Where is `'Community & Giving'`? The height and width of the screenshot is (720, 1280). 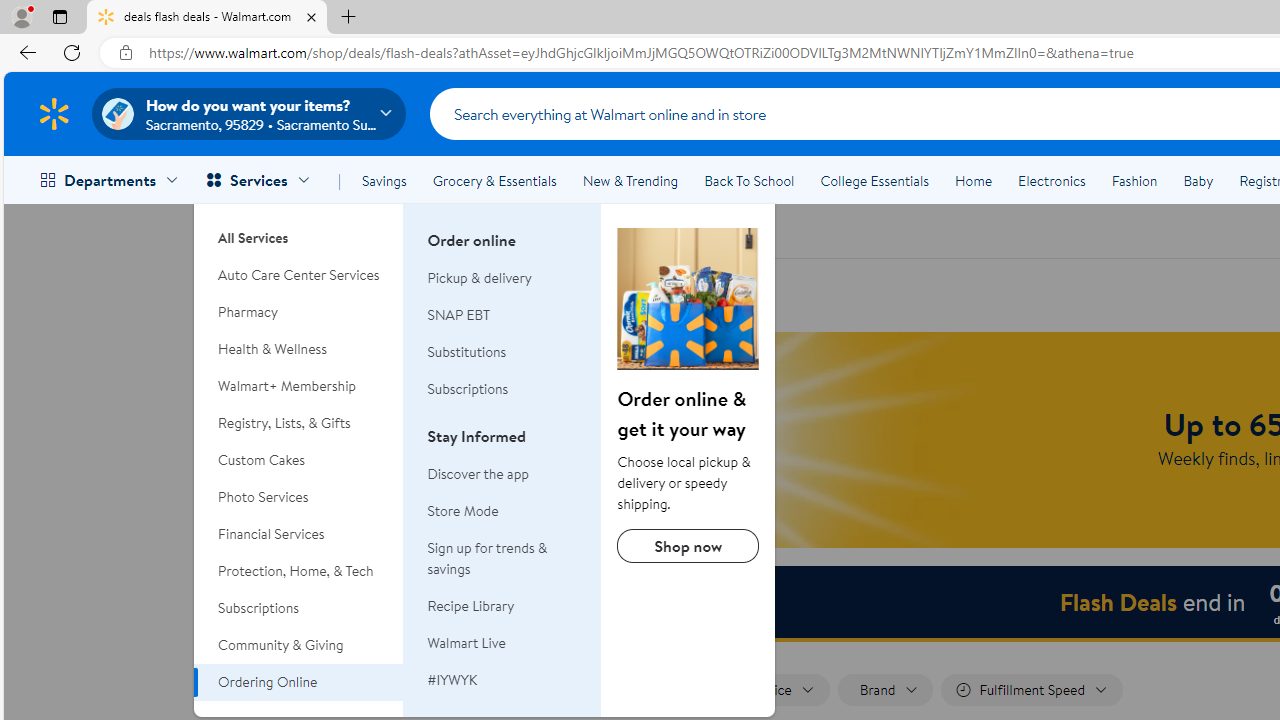
'Community & Giving' is located at coordinates (298, 645).